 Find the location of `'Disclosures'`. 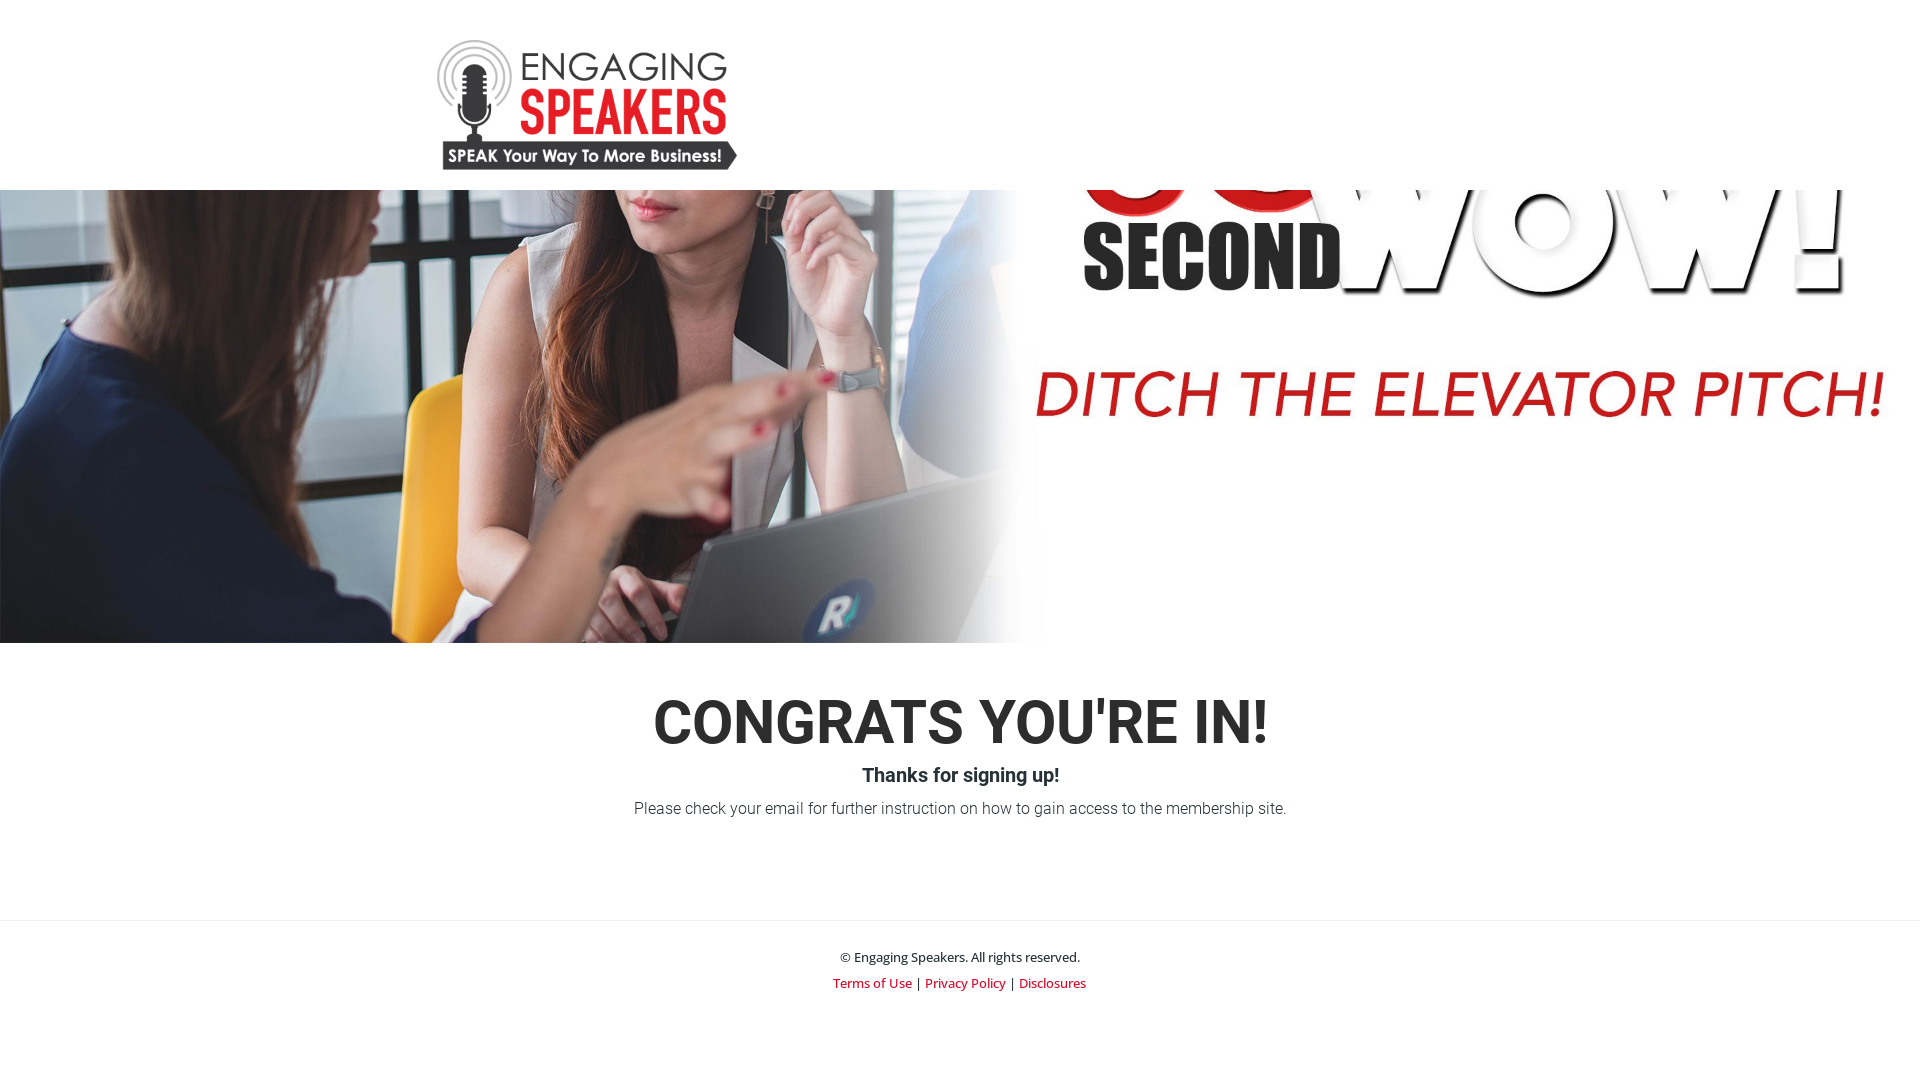

'Disclosures' is located at coordinates (1051, 982).